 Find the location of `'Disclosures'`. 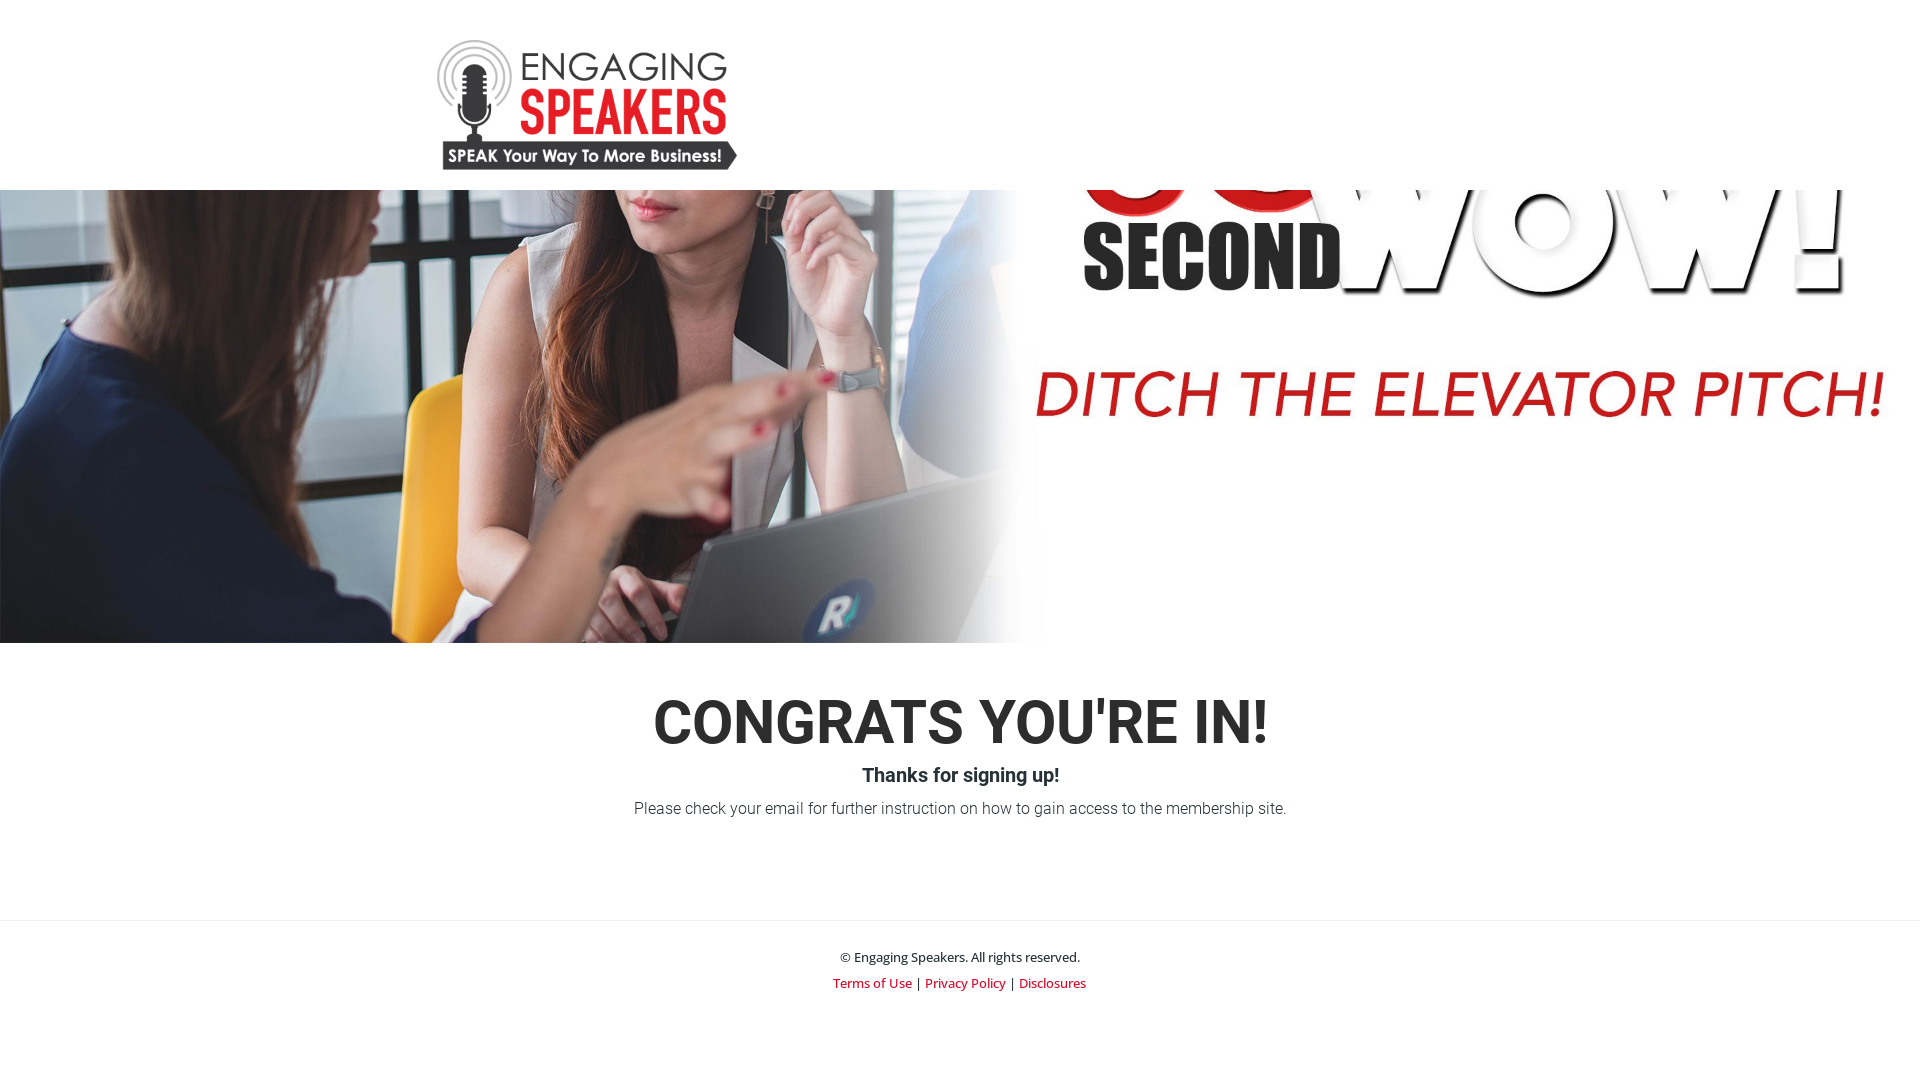

'Disclosures' is located at coordinates (1051, 982).